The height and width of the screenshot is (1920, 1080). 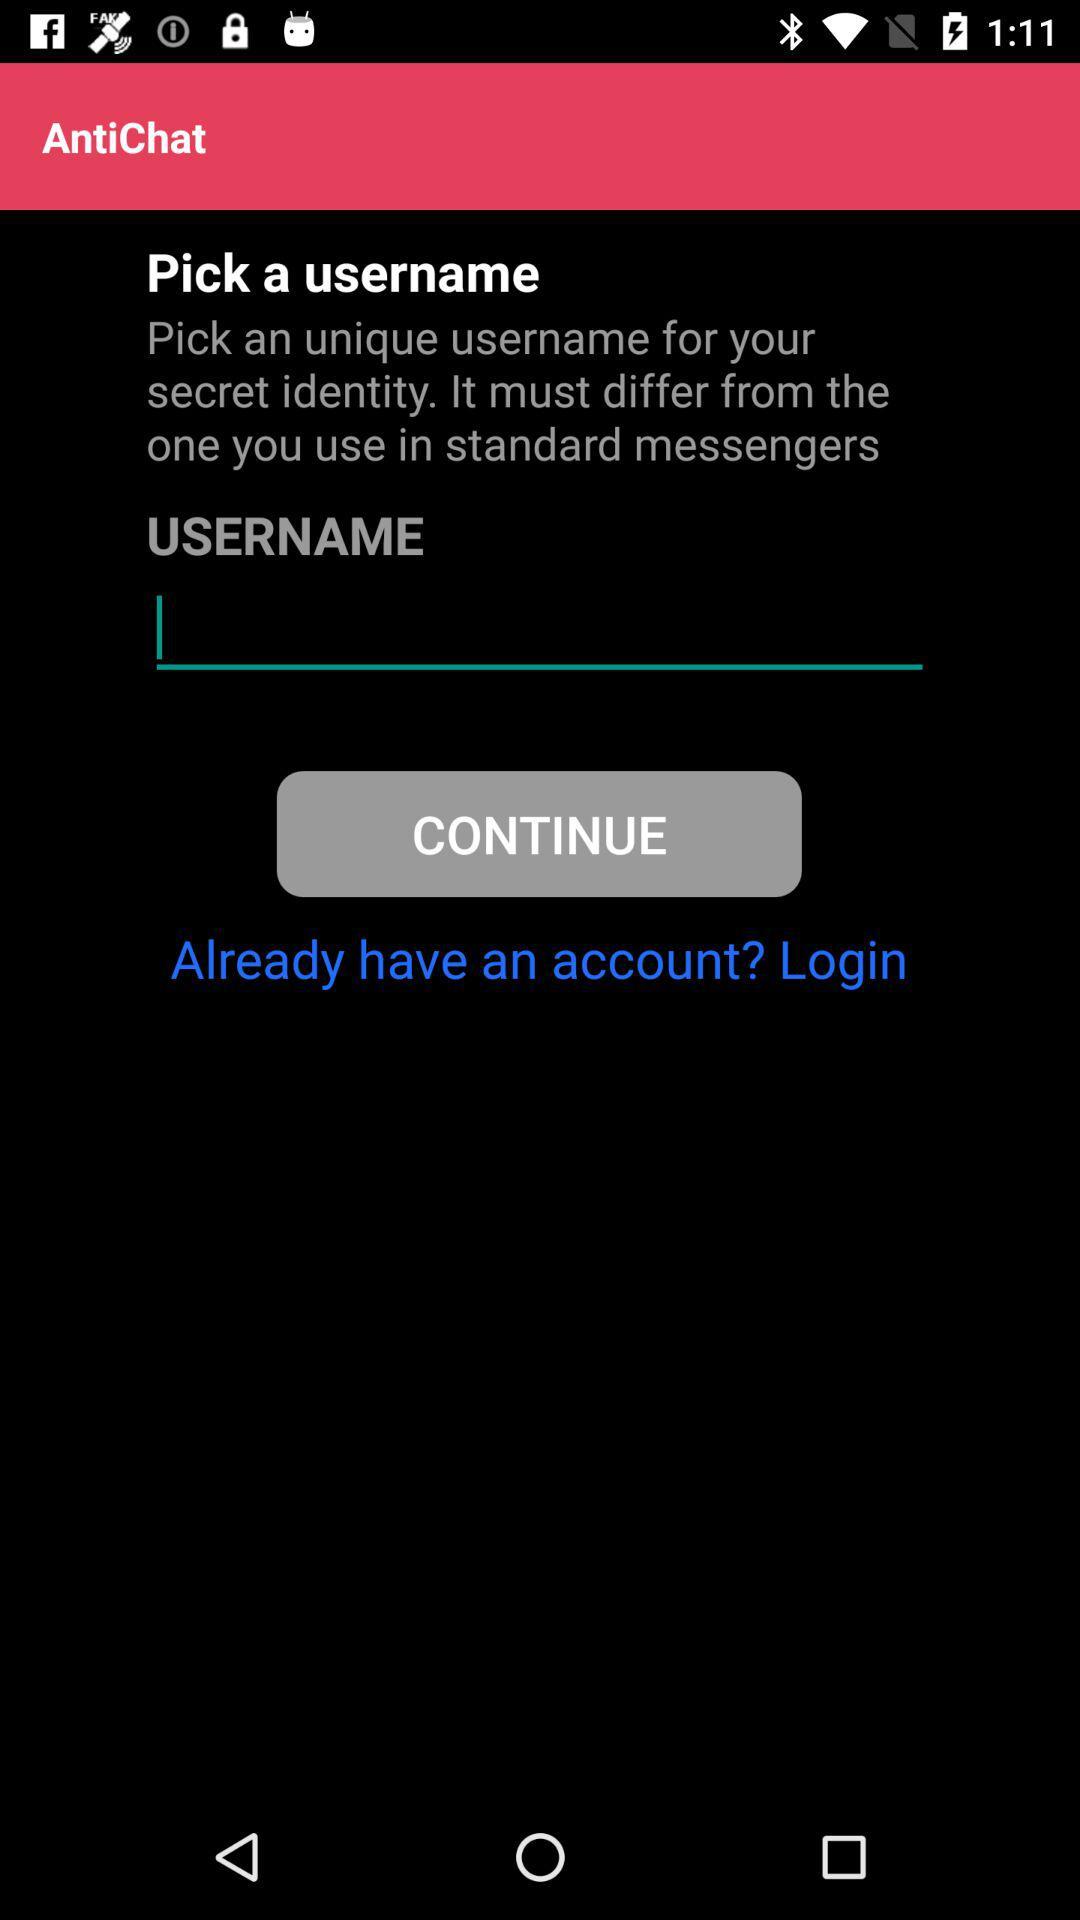 I want to click on icon below the username item, so click(x=538, y=627).